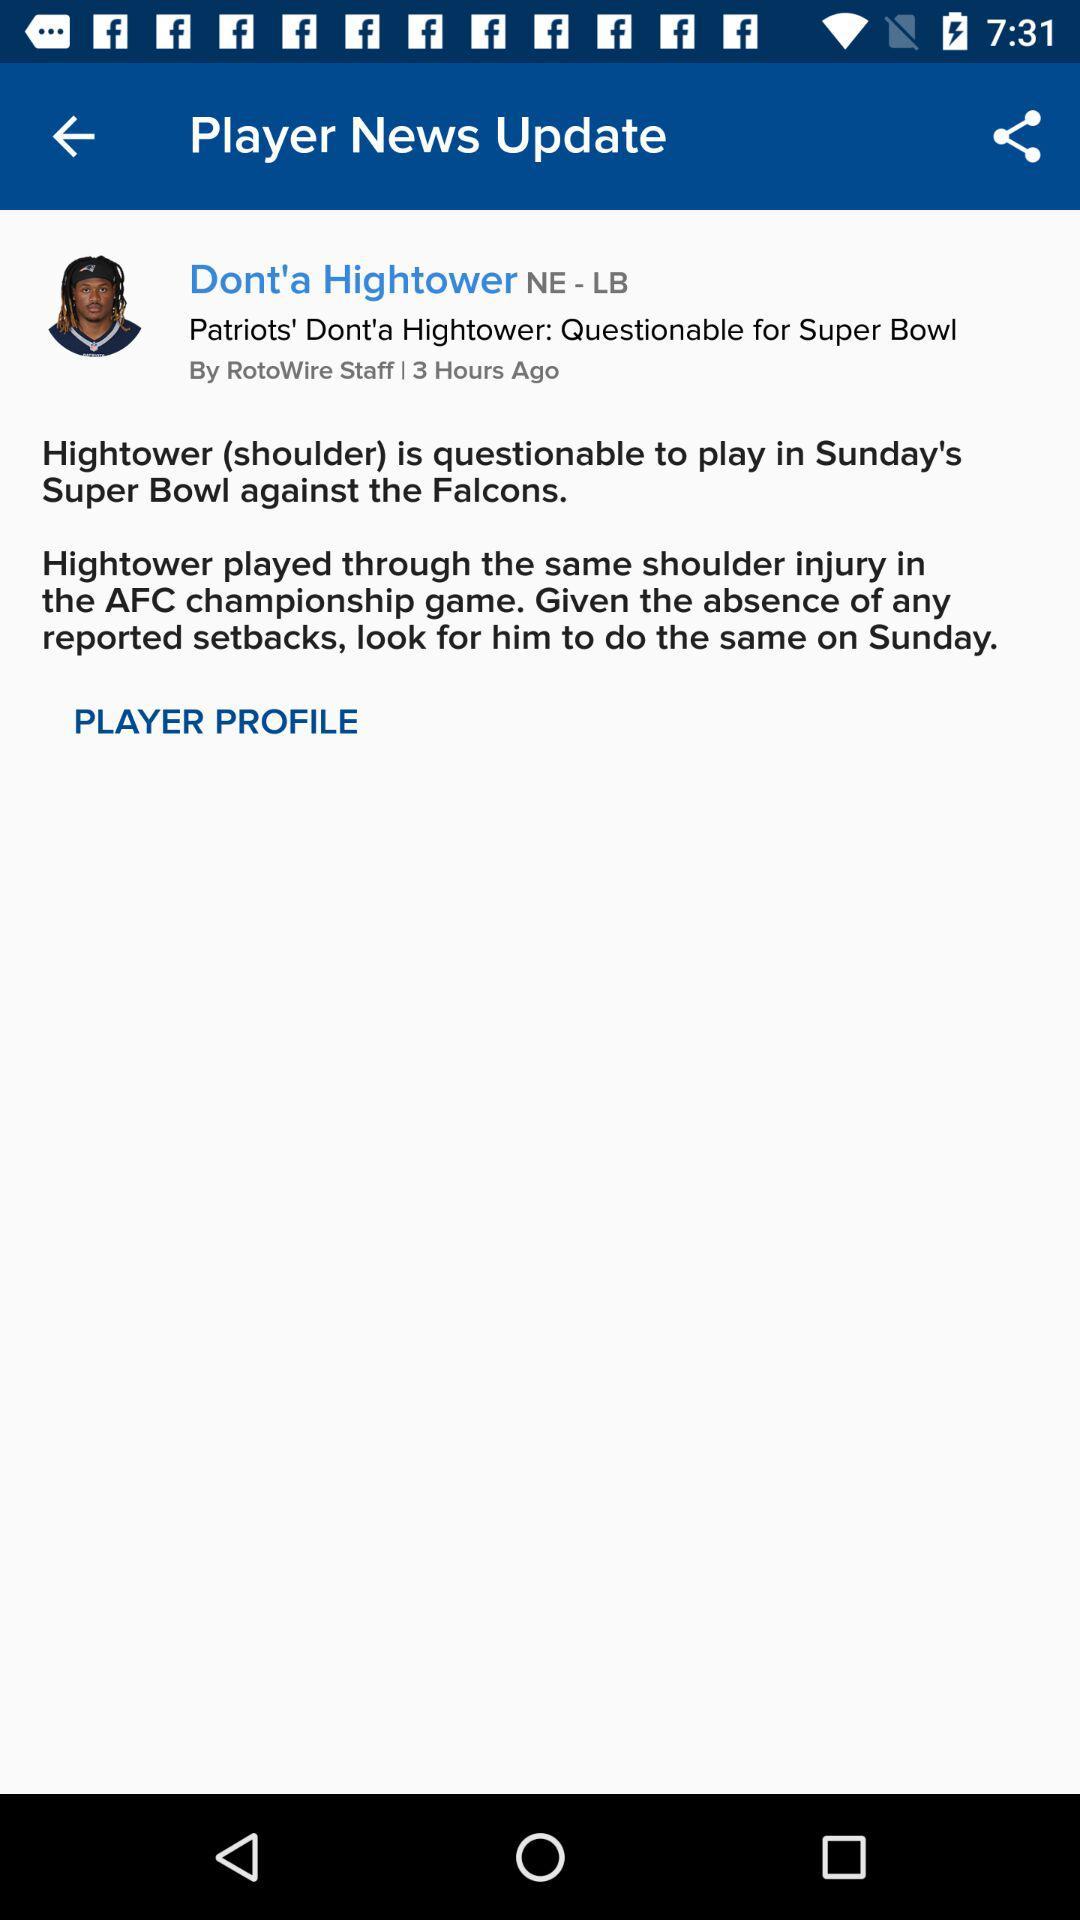  I want to click on item below hightower shoulder is icon, so click(216, 721).